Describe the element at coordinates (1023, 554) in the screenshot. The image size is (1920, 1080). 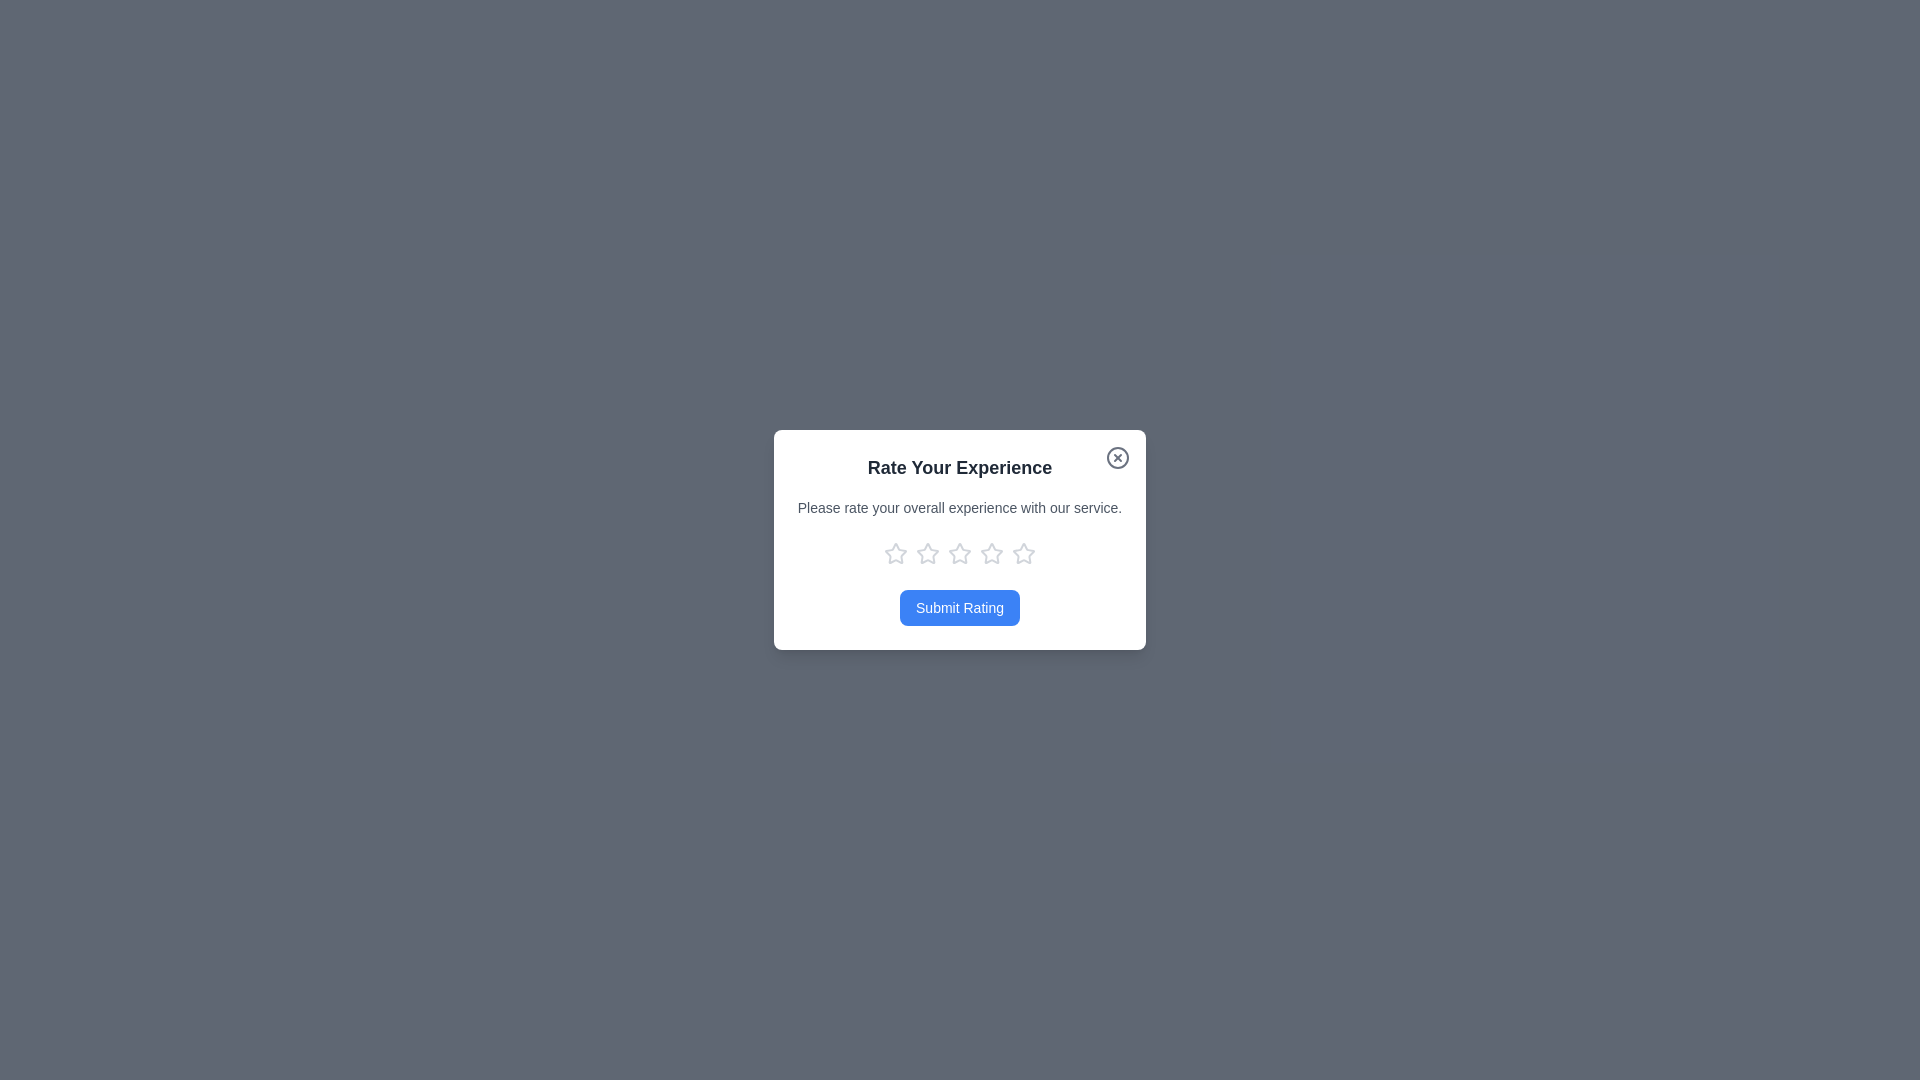
I see `the star corresponding to the rating 5 to provide a rating` at that location.